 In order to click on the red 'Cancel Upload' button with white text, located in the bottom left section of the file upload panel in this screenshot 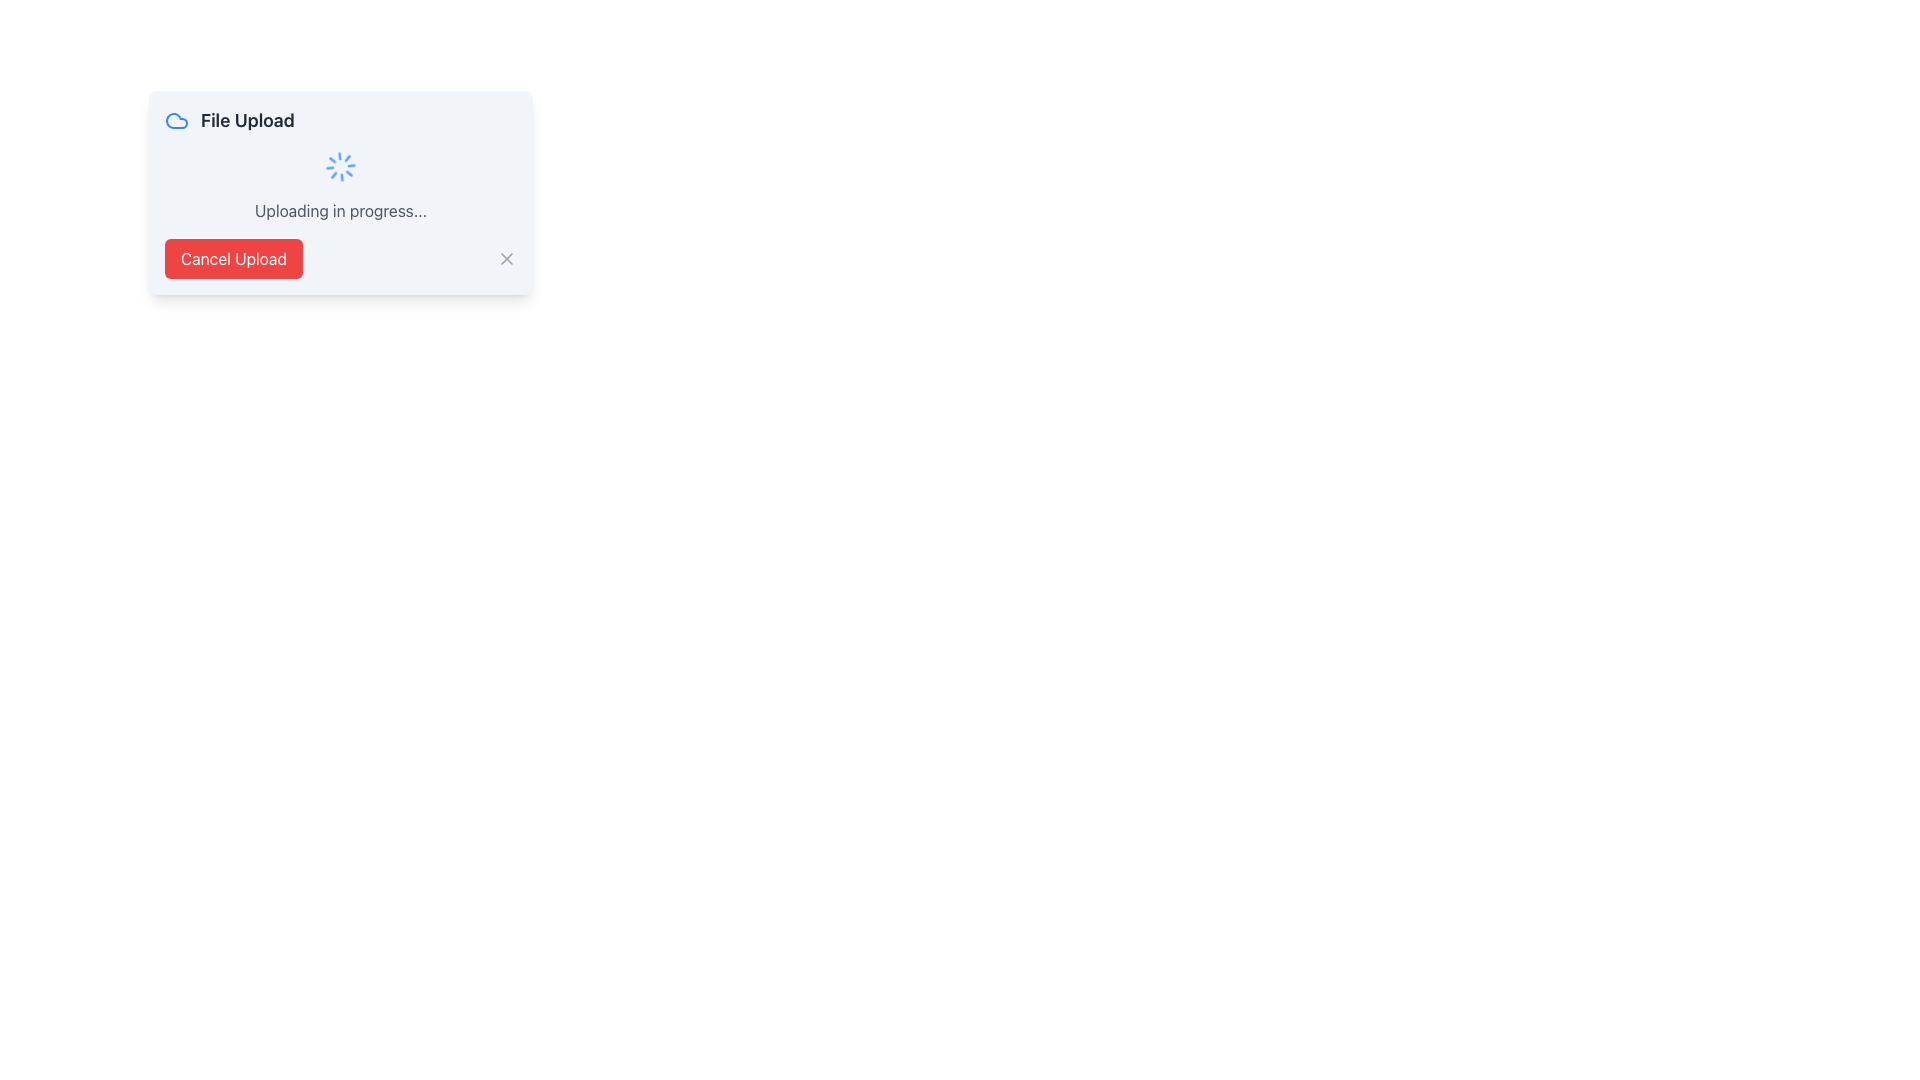, I will do `click(234, 257)`.